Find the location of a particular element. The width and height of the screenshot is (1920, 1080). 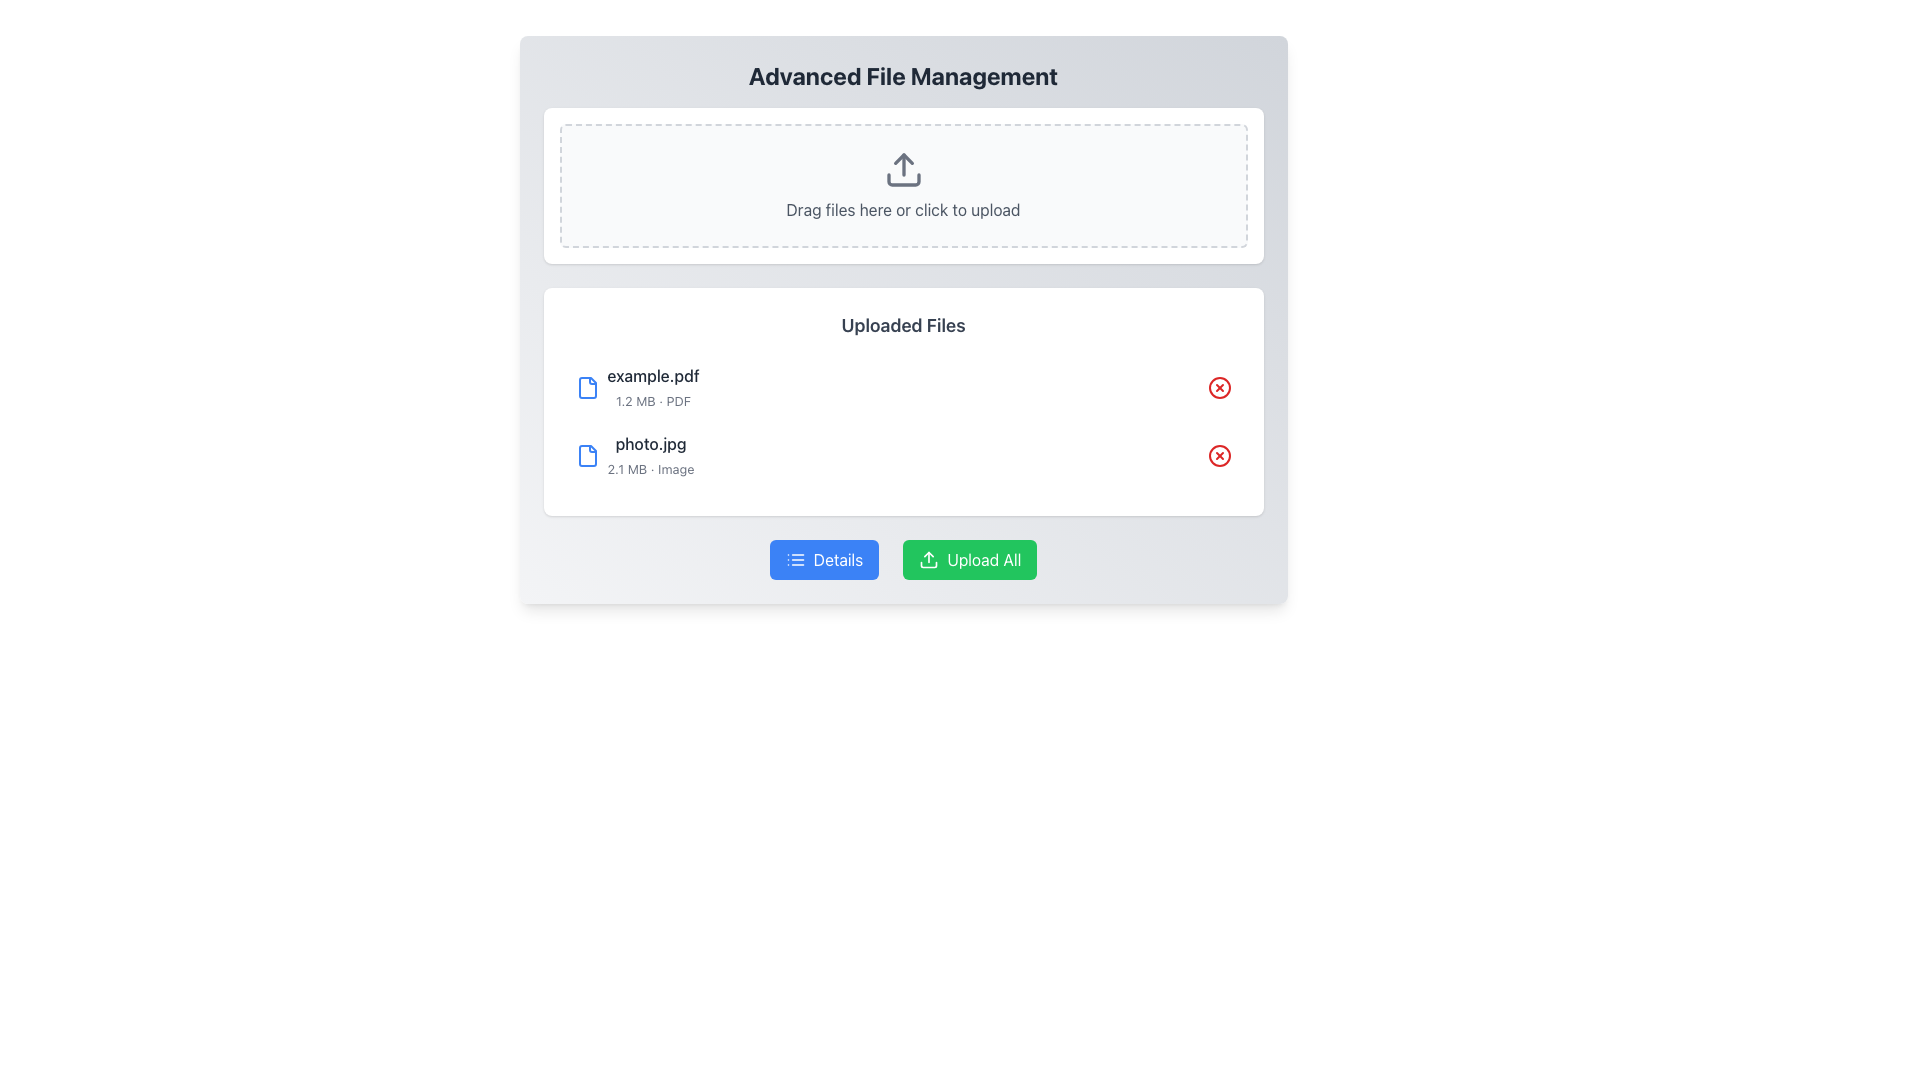

the appearance of the upload icon located to the left of the 'Upload All' button in the bottom-right portion of the interface is located at coordinates (928, 559).